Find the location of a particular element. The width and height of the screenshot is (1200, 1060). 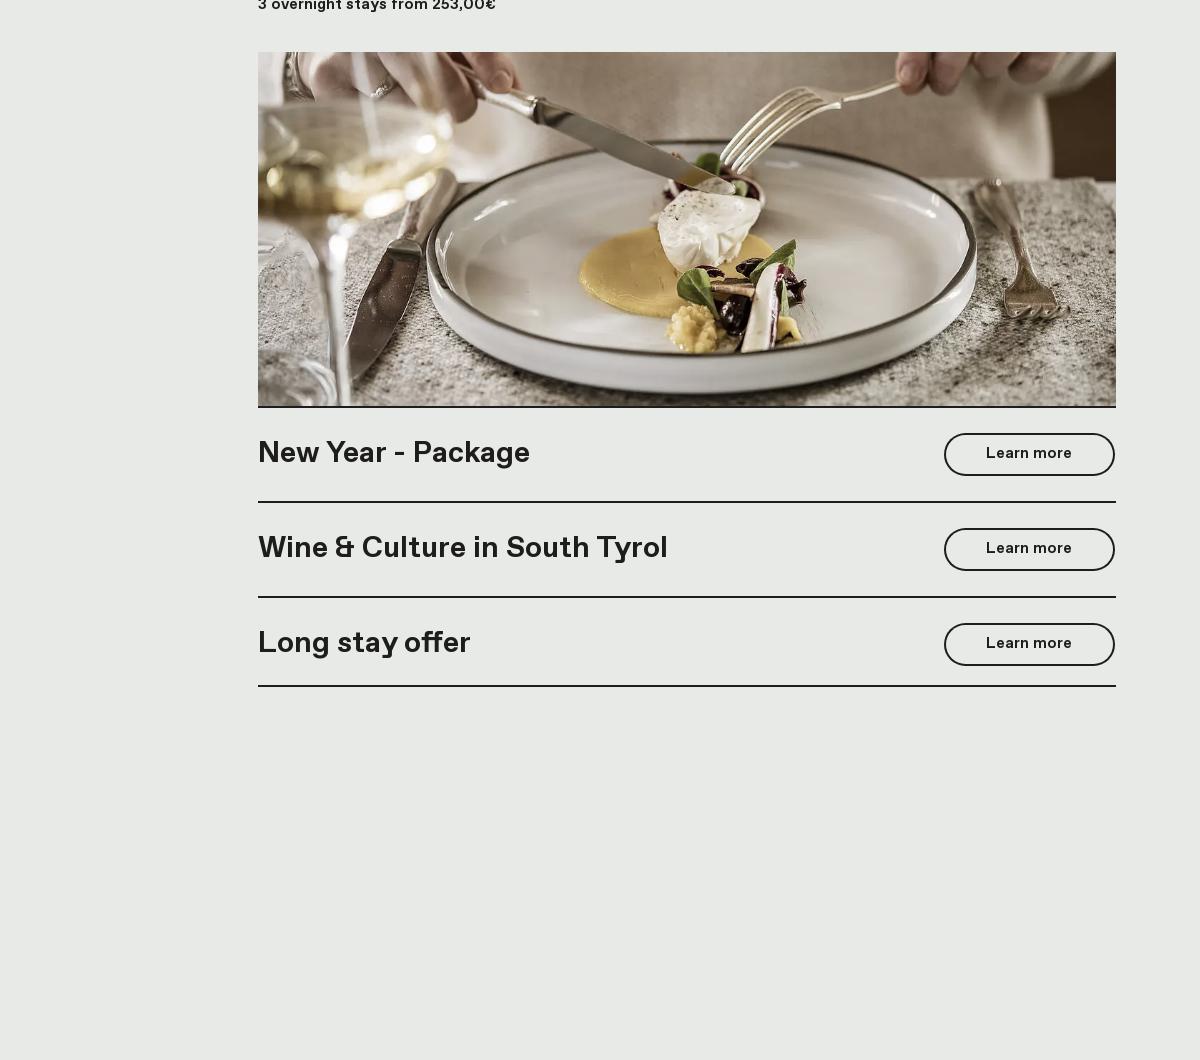

'New Year - Package' is located at coordinates (393, 451).